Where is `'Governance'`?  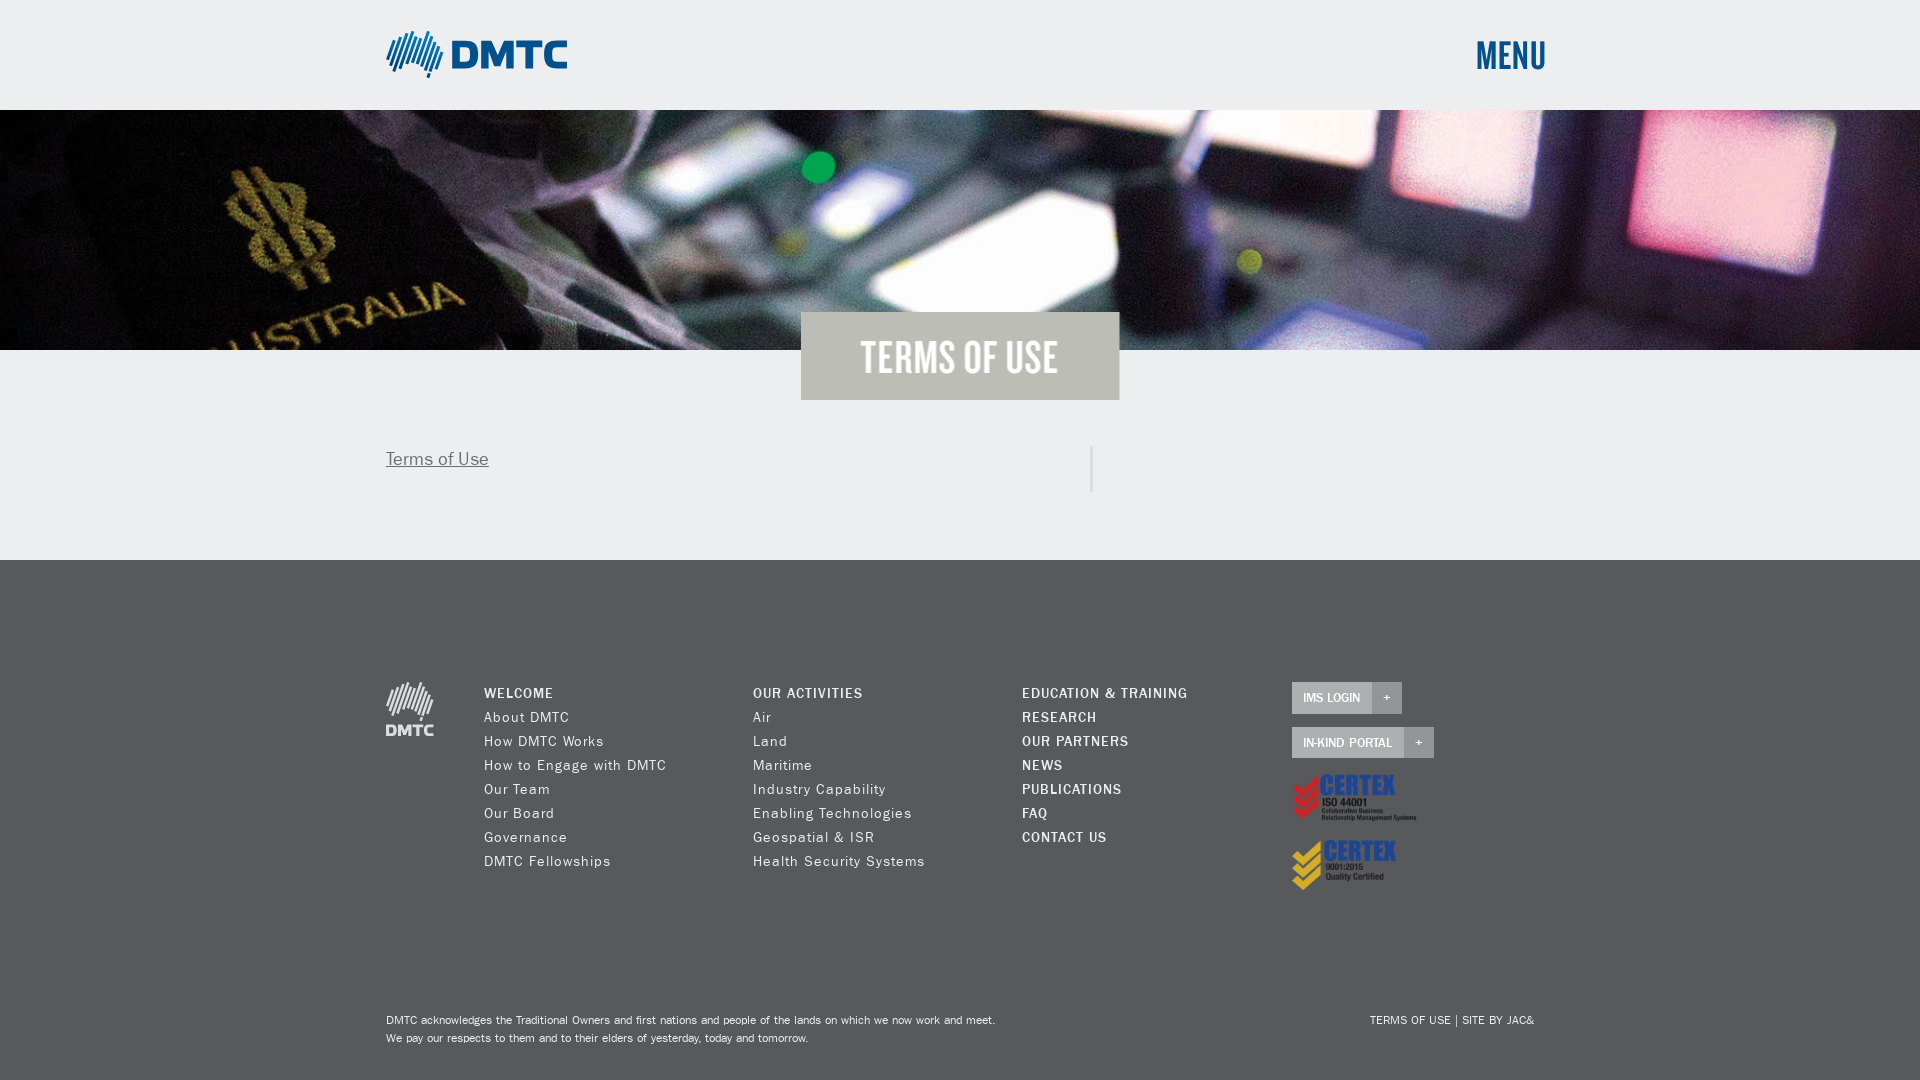
'Governance' is located at coordinates (526, 837).